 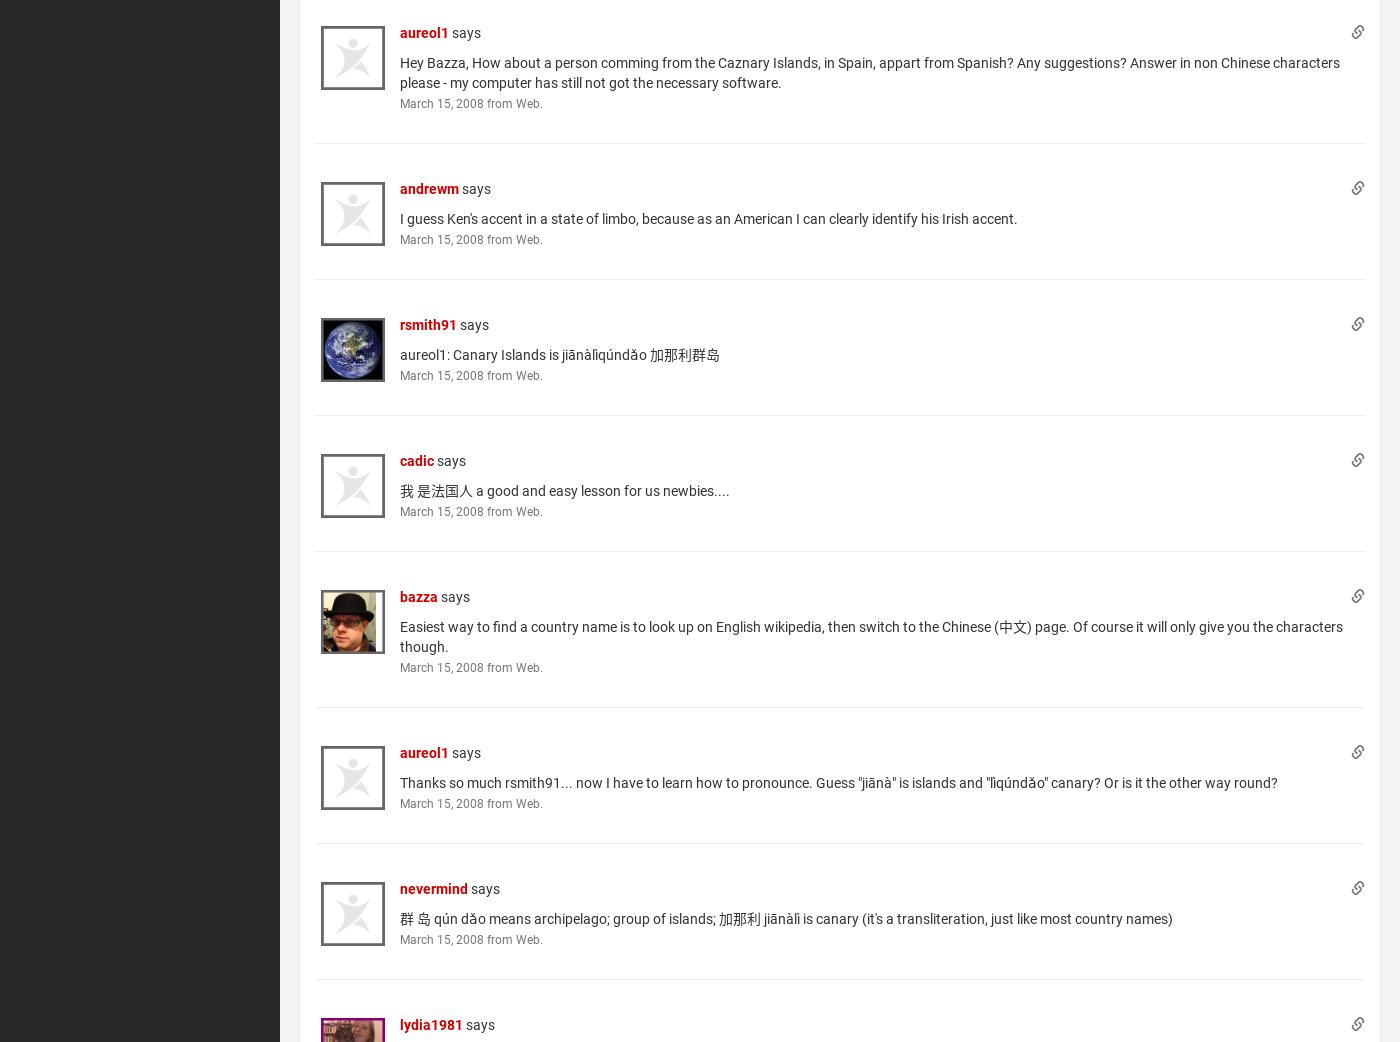 What do you see at coordinates (839, 782) in the screenshot?
I see `'Thanks so much rsmith91... now I have to learn how to pronounce. Guess "jiānà" is islands and "lìqúndǎo" canary? Or is it the other way round?'` at bounding box center [839, 782].